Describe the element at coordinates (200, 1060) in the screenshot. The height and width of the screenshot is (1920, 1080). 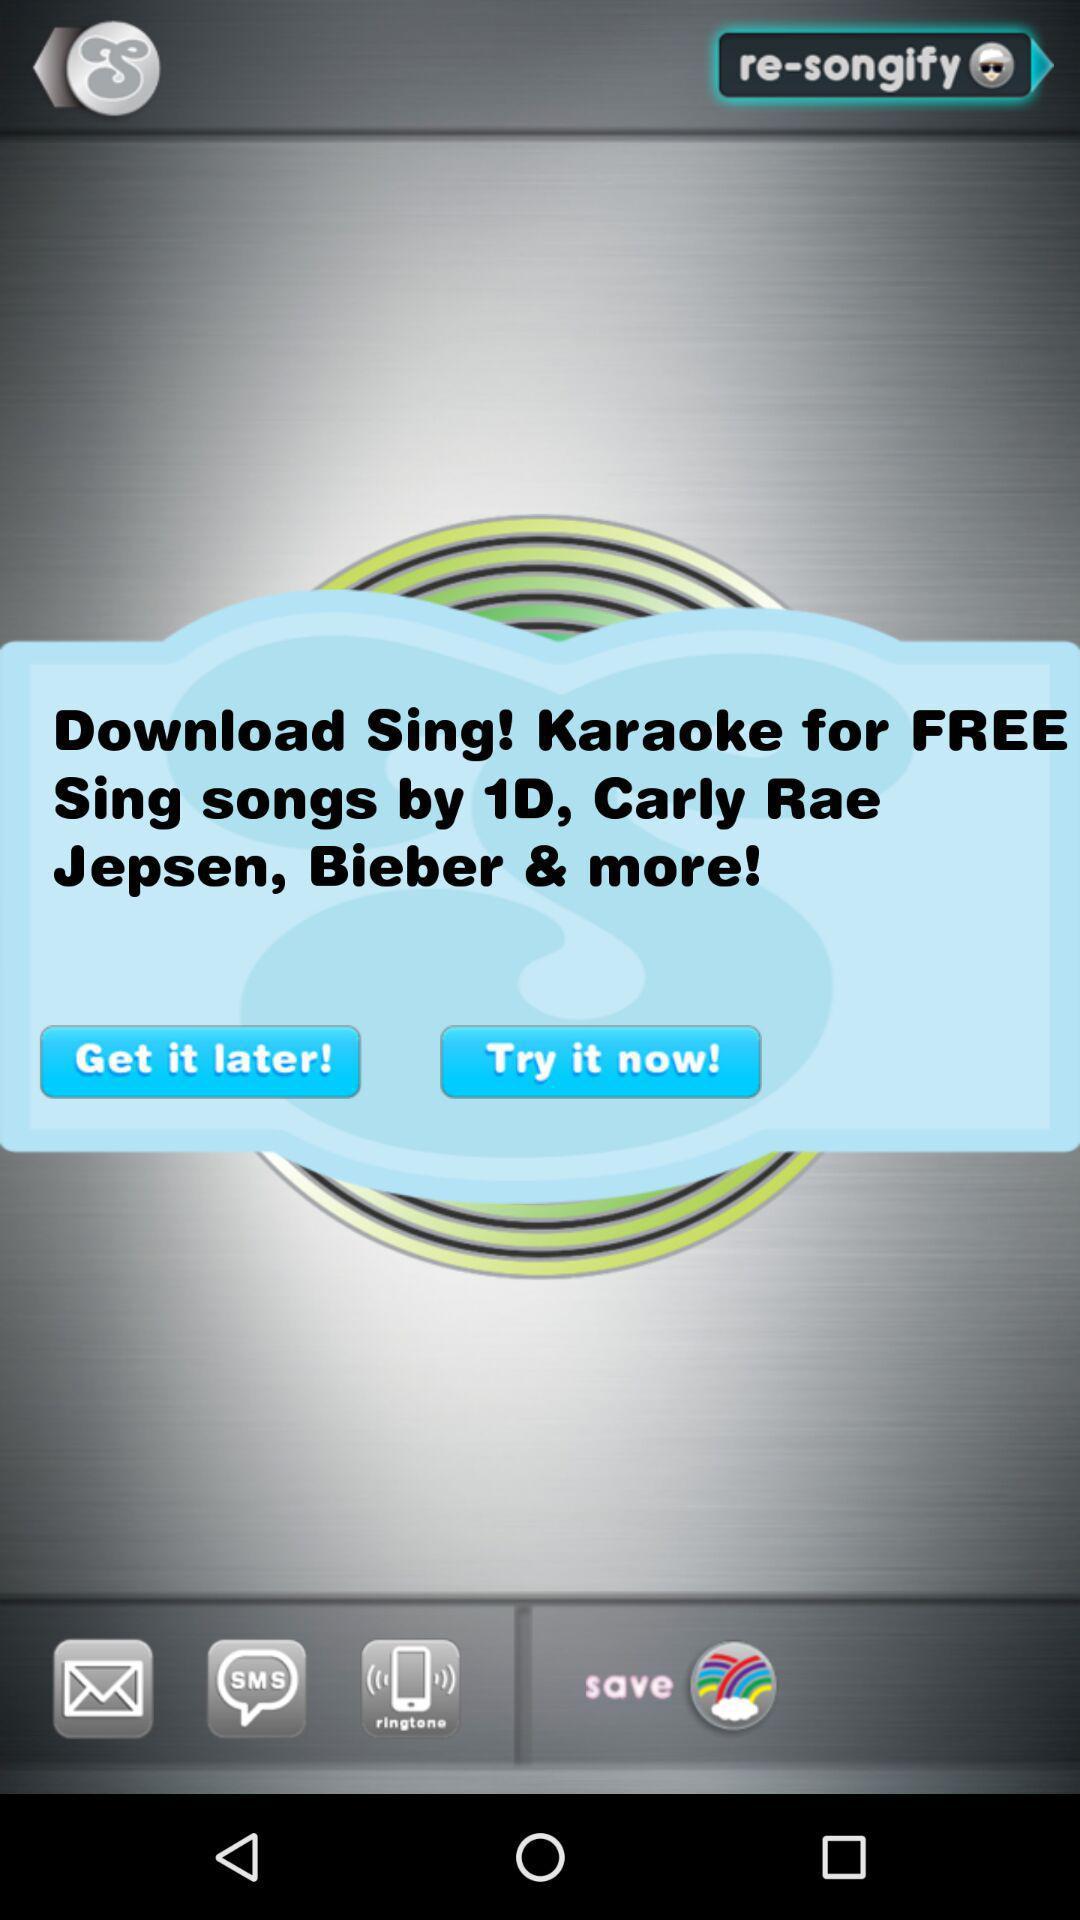
I see `without entering` at that location.